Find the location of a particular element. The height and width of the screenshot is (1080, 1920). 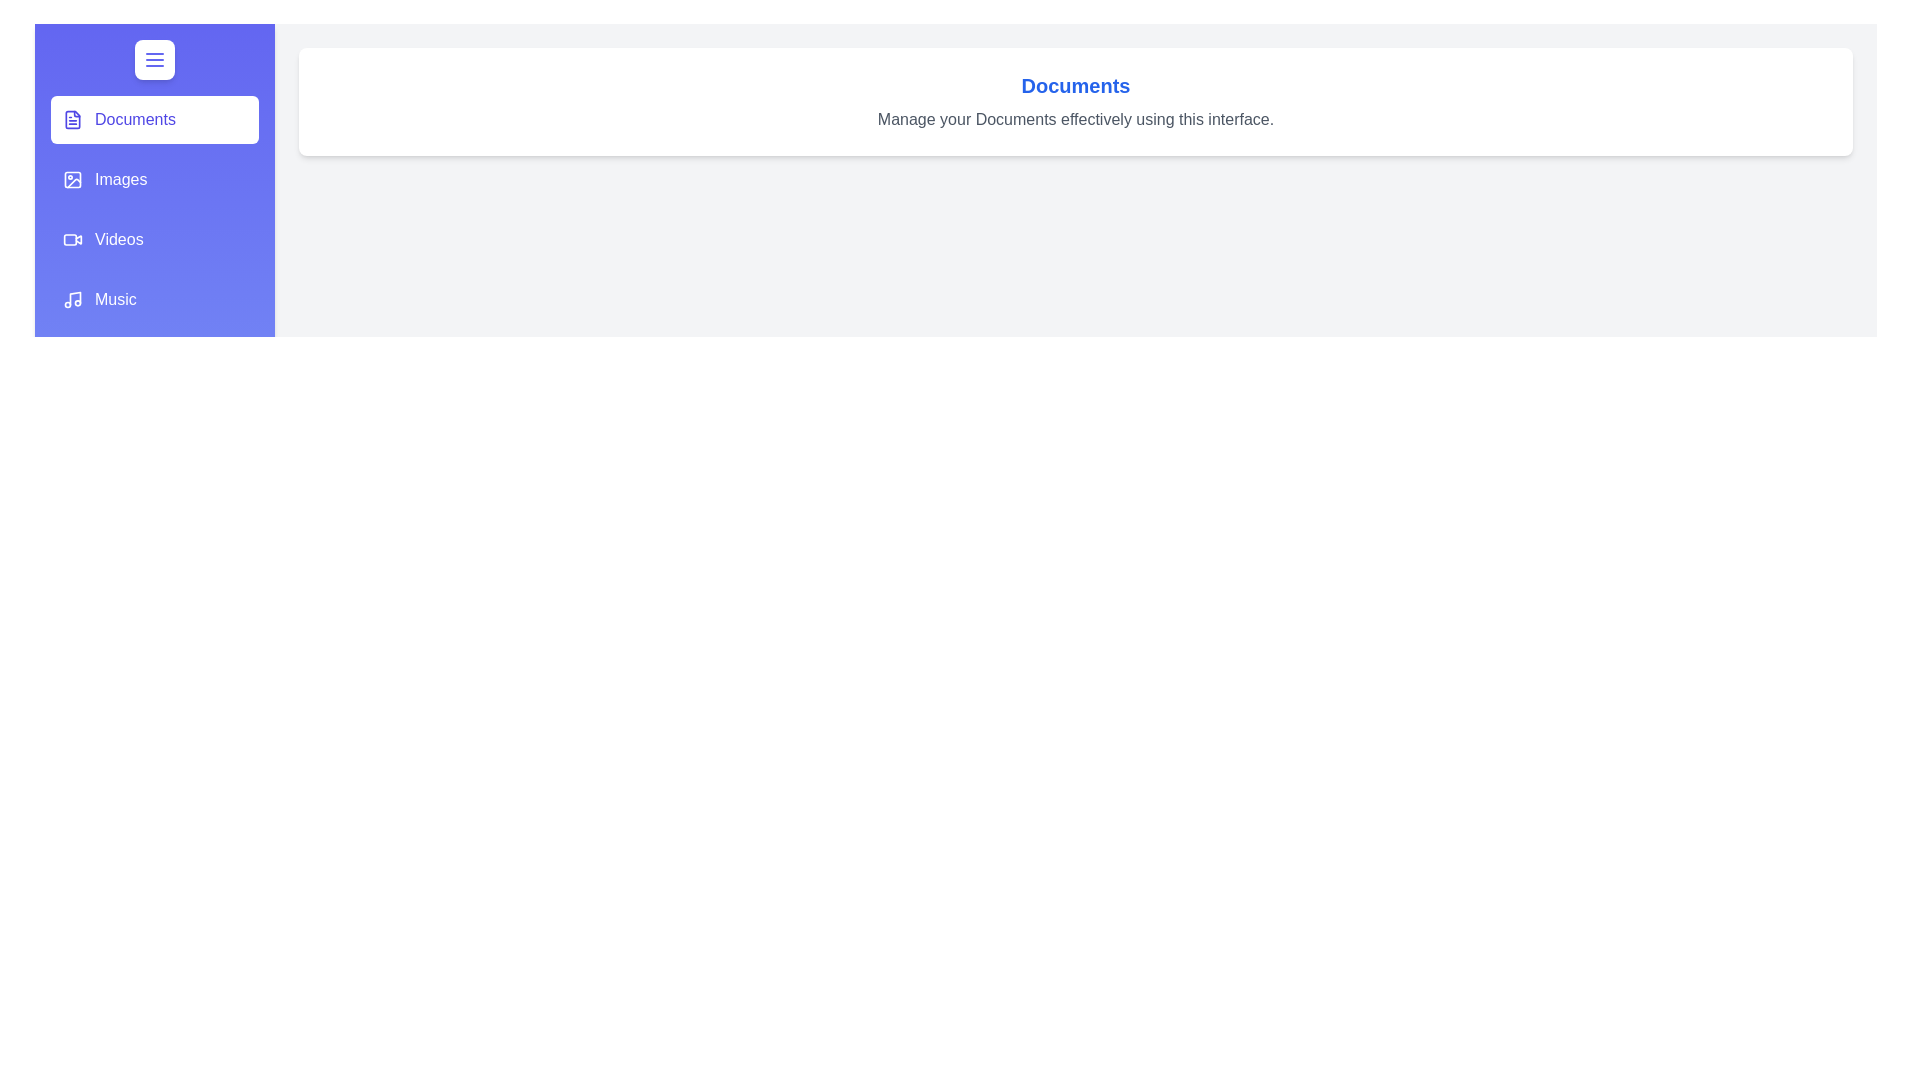

the section Videos from the list is located at coordinates (153, 238).